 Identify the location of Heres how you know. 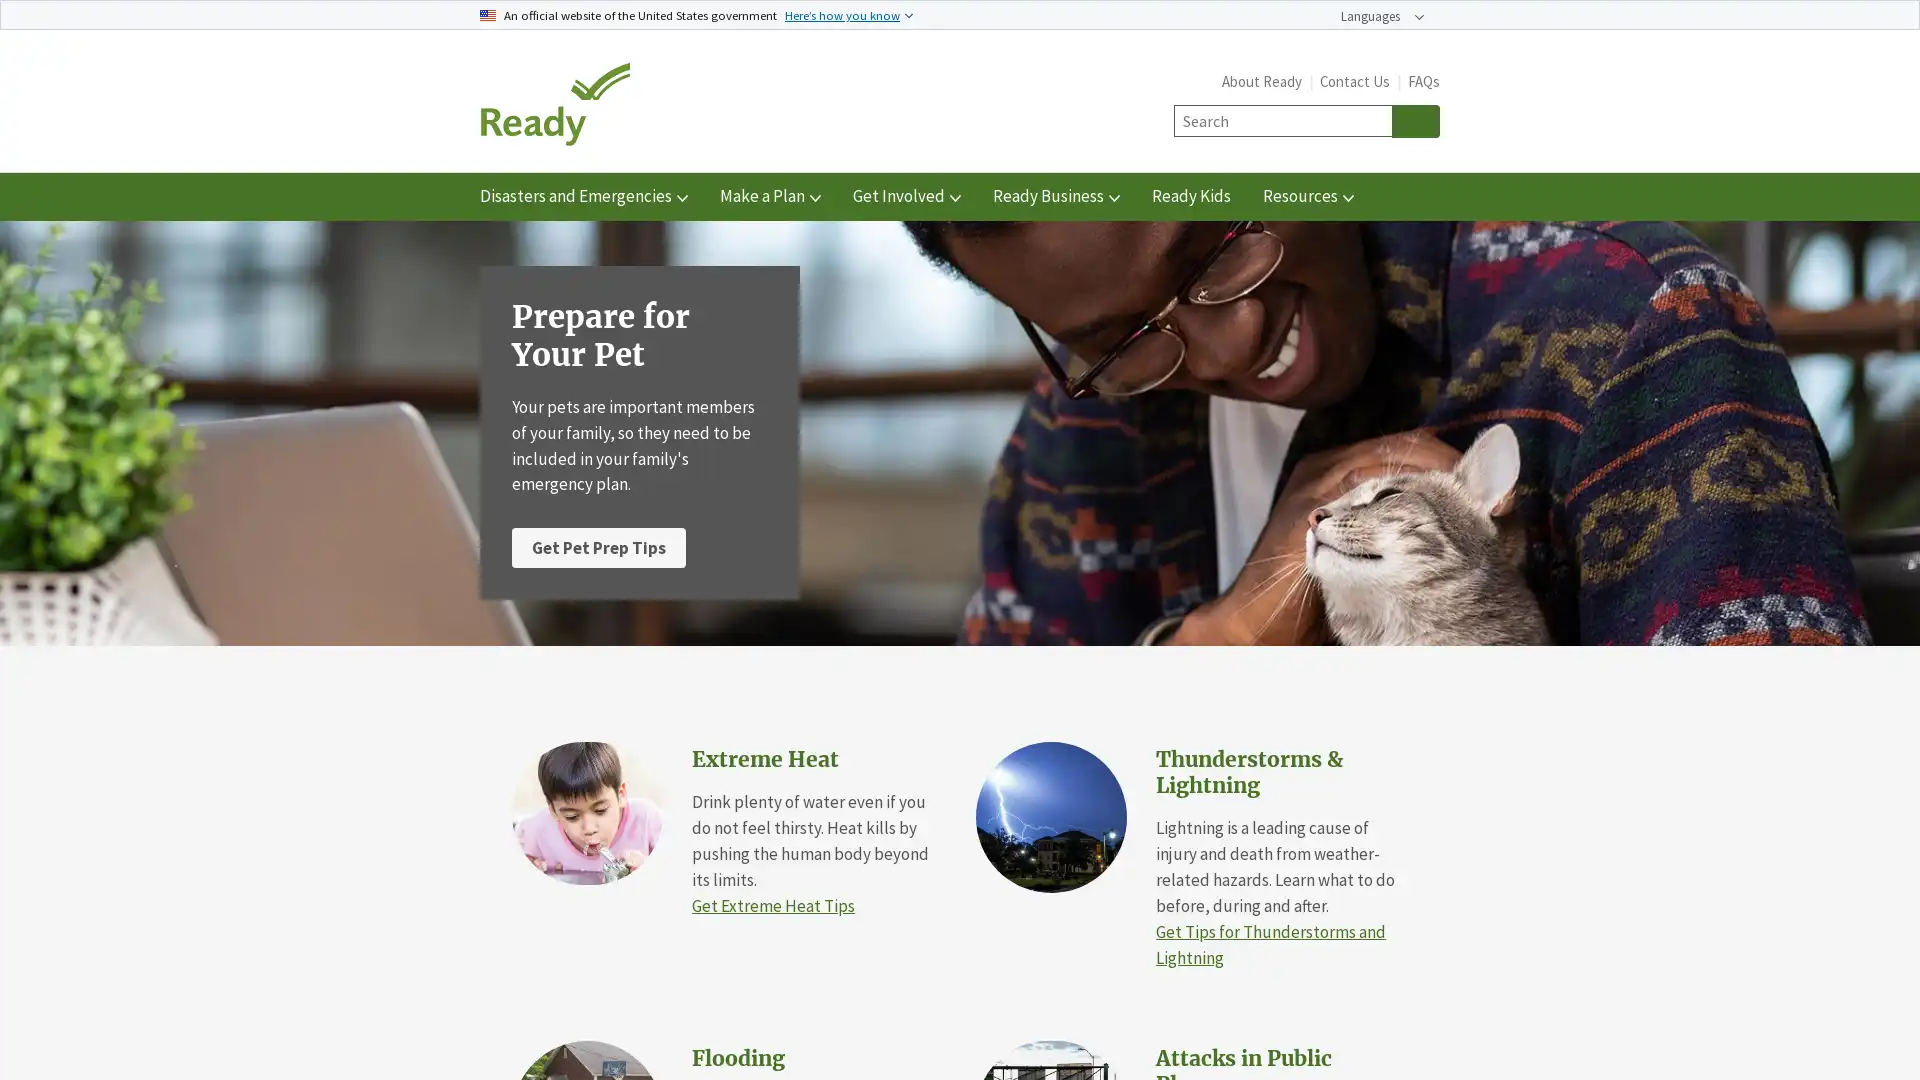
(849, 14).